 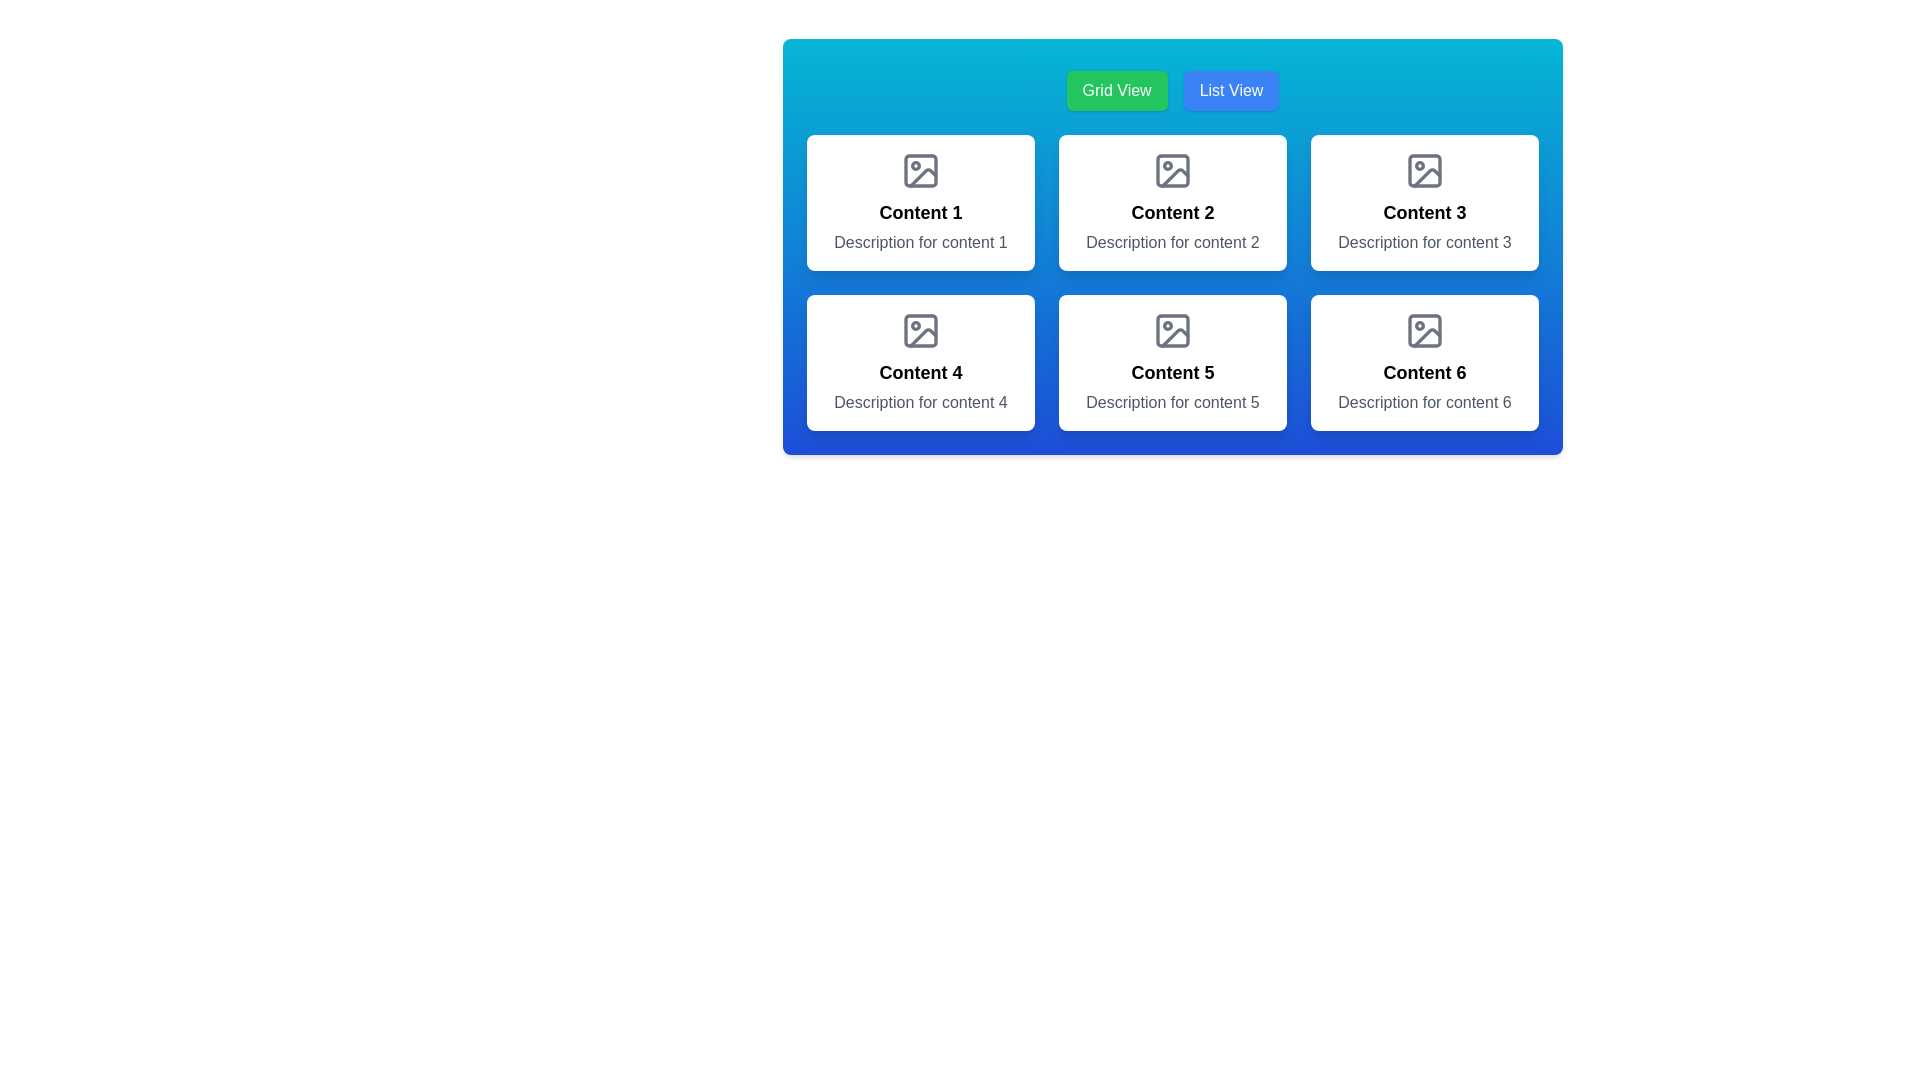 I want to click on the image placeholder icon located at the top center of the 'Content 6' card, which is positioned in the bottom-right corner of the 2x3 grid of content boxes, so click(x=1424, y=330).